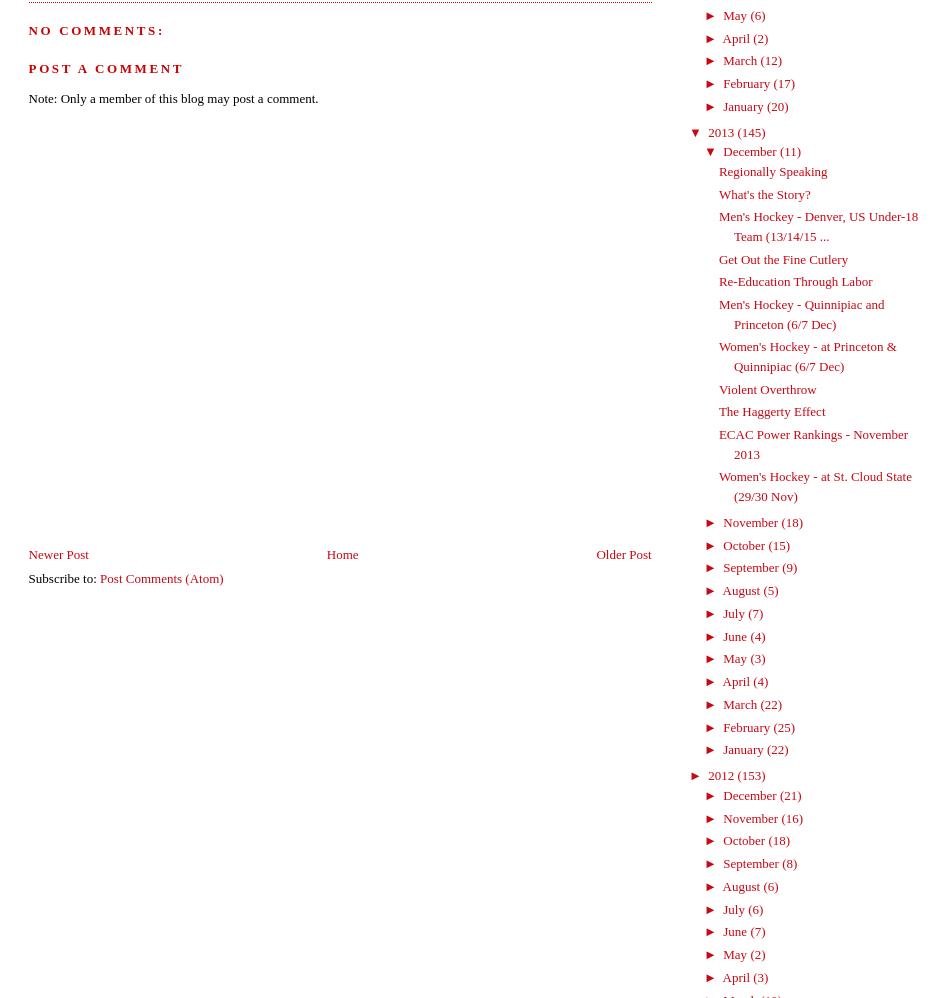 Image resolution: width=950 pixels, height=998 pixels. What do you see at coordinates (793, 280) in the screenshot?
I see `'Re-Education Through Labor'` at bounding box center [793, 280].